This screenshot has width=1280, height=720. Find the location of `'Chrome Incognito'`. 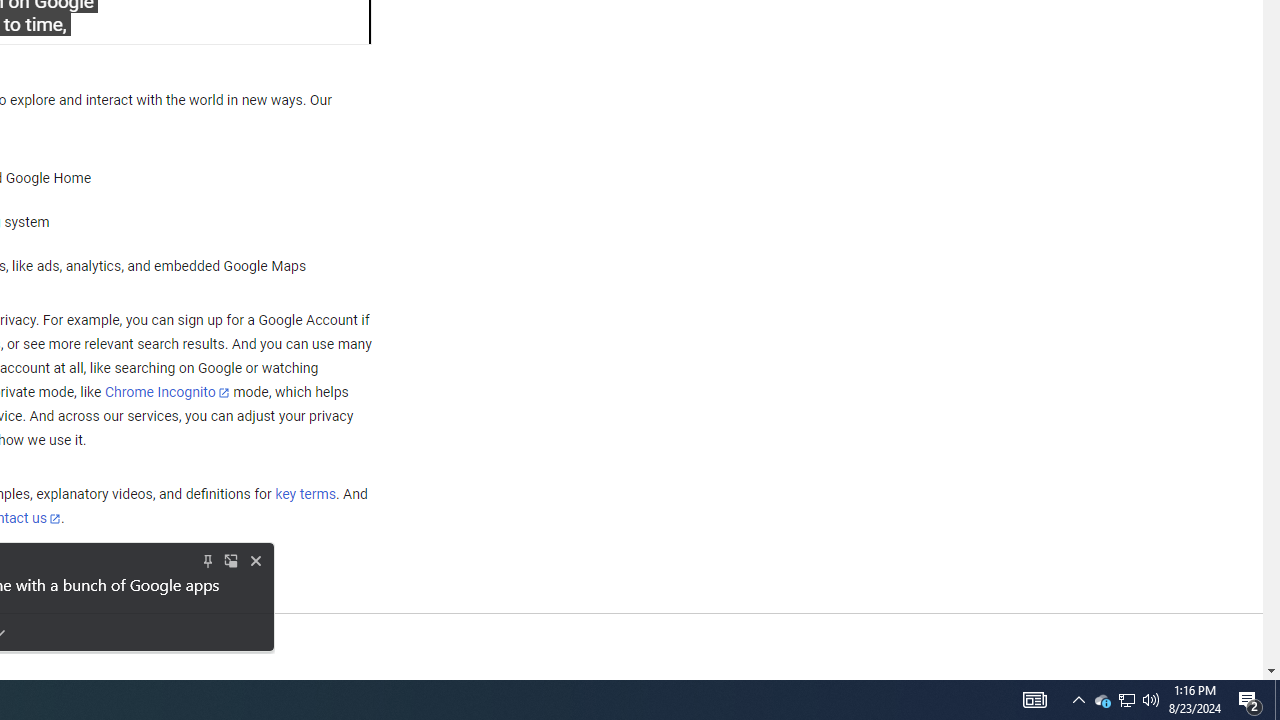

'Chrome Incognito' is located at coordinates (167, 392).